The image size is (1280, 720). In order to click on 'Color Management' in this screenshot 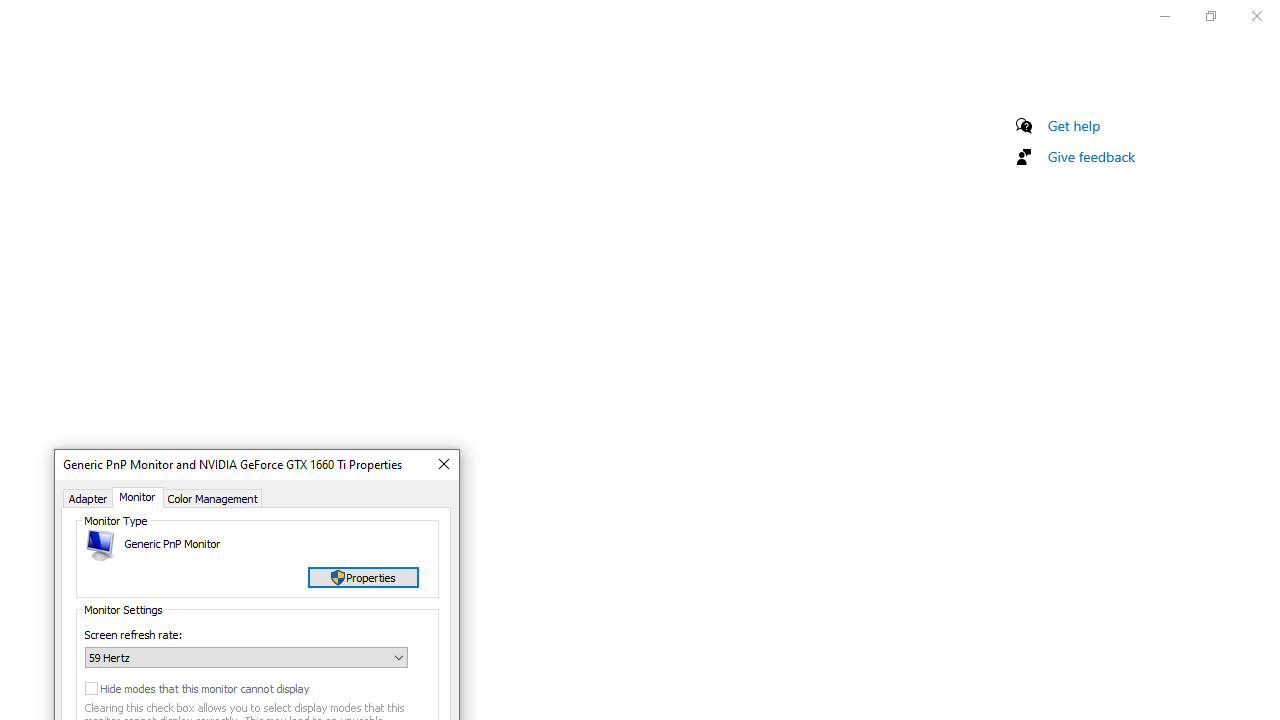, I will do `click(213, 496)`.